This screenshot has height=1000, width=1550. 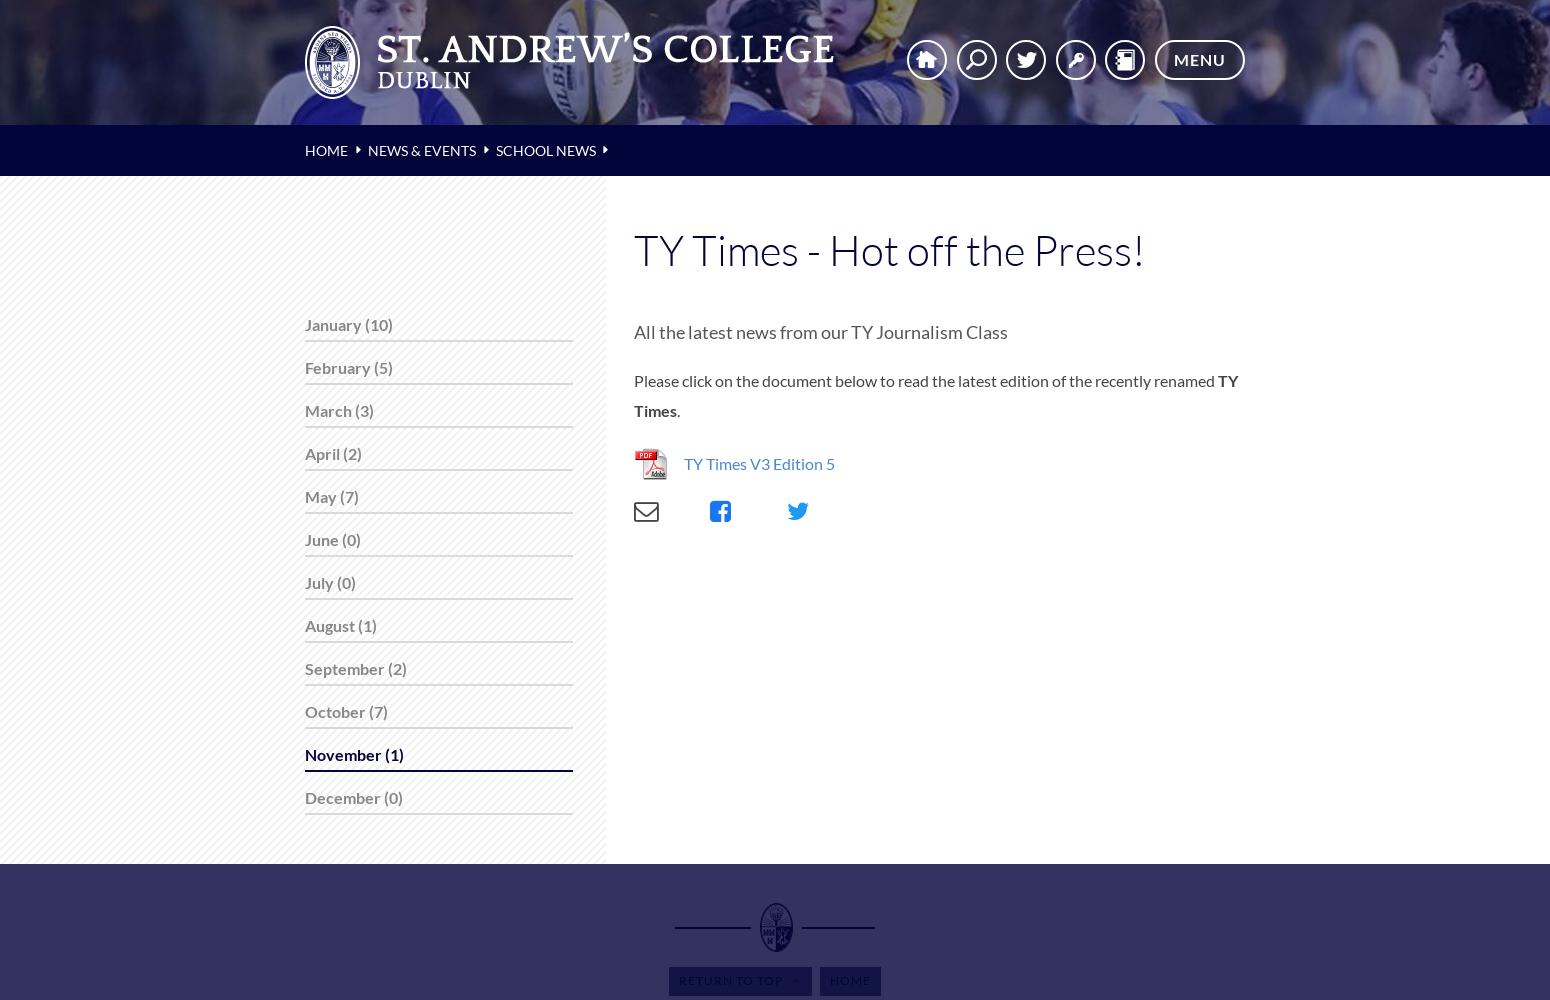 What do you see at coordinates (677, 409) in the screenshot?
I see `'.'` at bounding box center [677, 409].